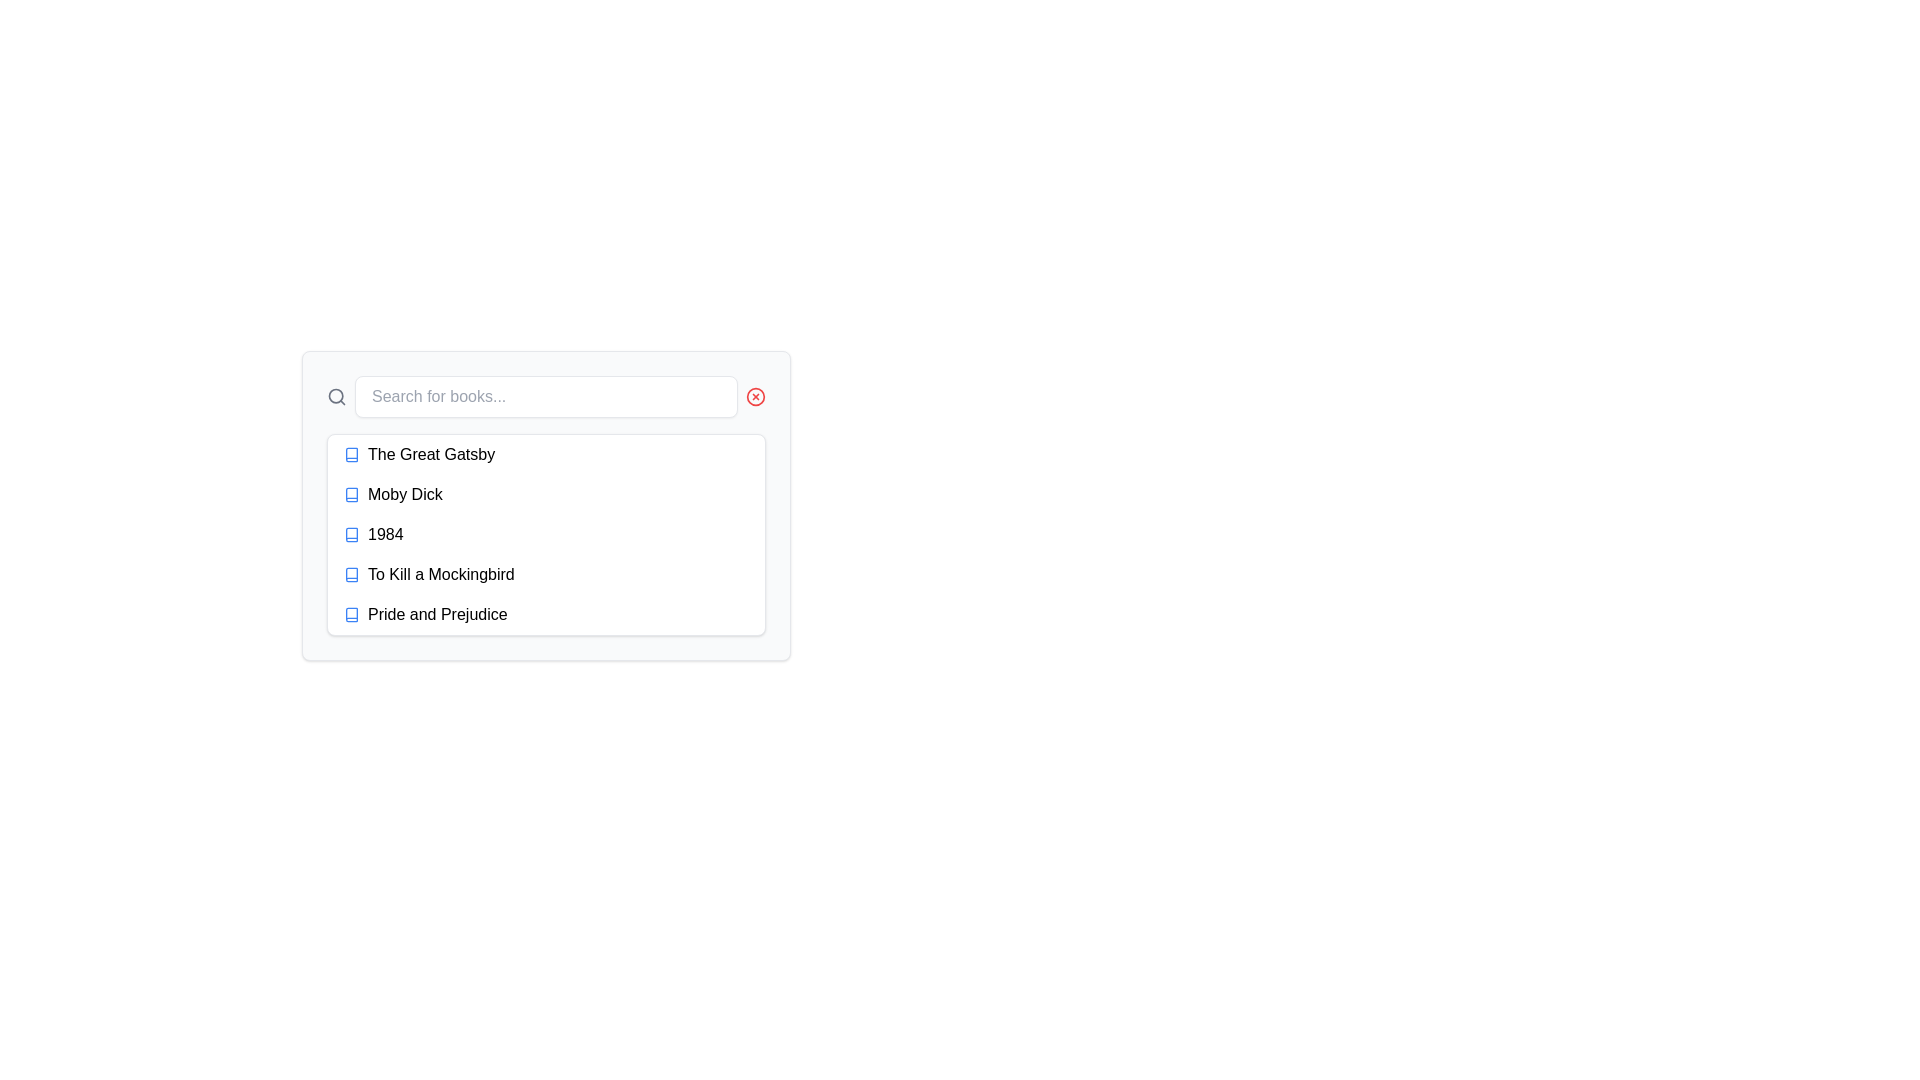 The height and width of the screenshot is (1080, 1920). What do you see at coordinates (546, 397) in the screenshot?
I see `inside the text input field, which is a horizontally-aligned box with a search icon on the left and a red close icon on the right, to focus it` at bounding box center [546, 397].